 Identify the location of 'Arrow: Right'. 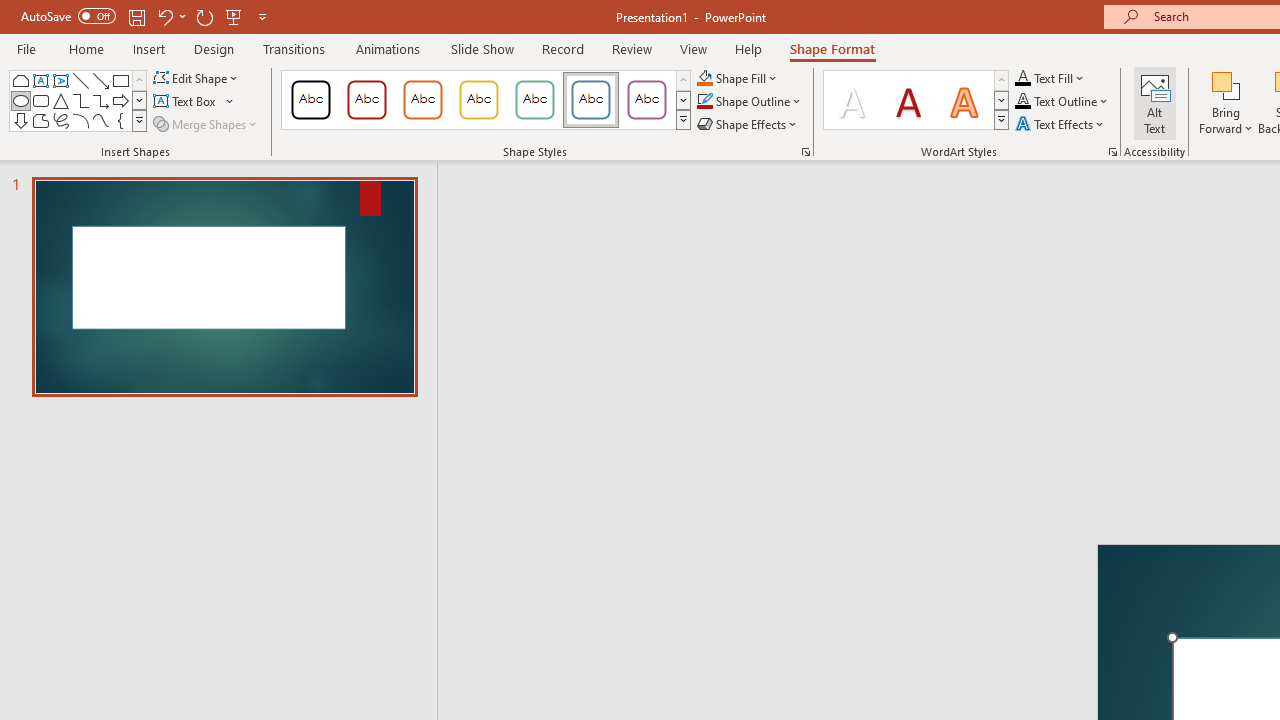
(119, 100).